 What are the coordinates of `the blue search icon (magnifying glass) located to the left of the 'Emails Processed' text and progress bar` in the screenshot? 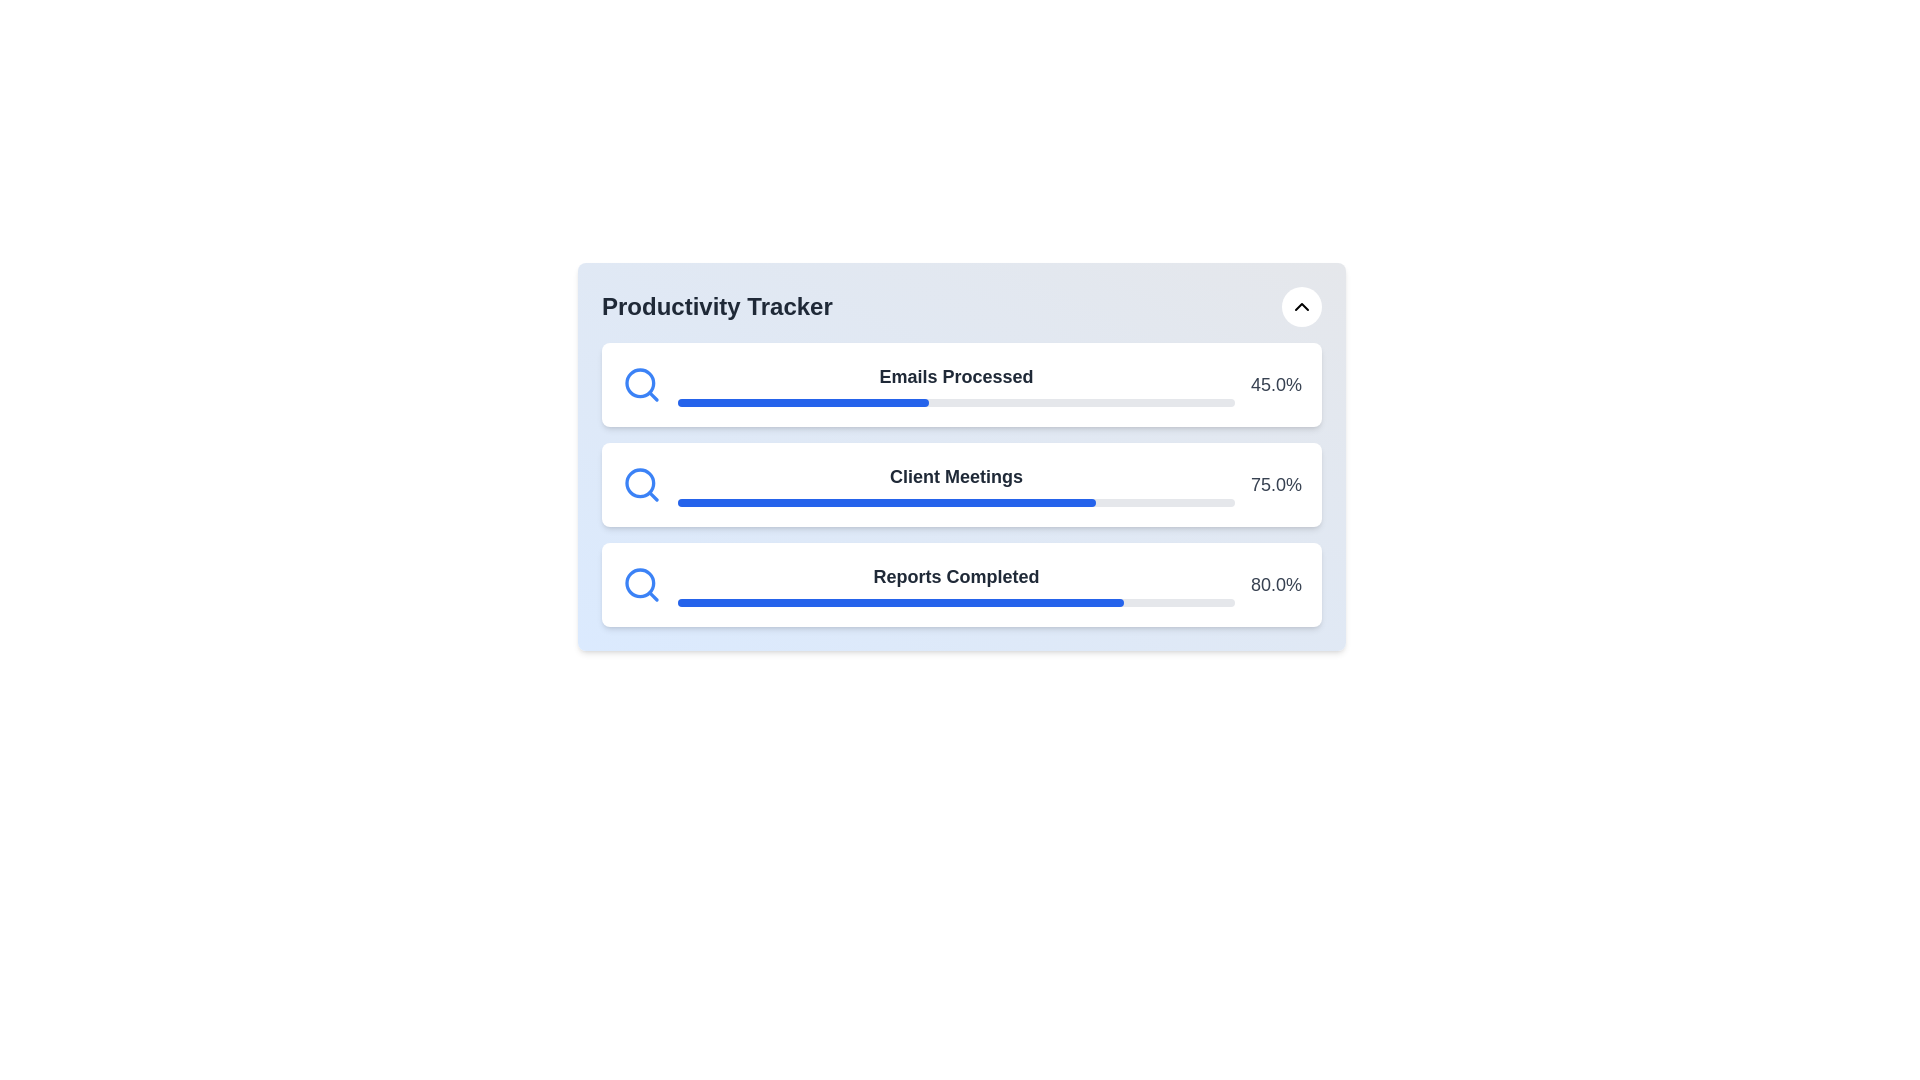 It's located at (642, 385).